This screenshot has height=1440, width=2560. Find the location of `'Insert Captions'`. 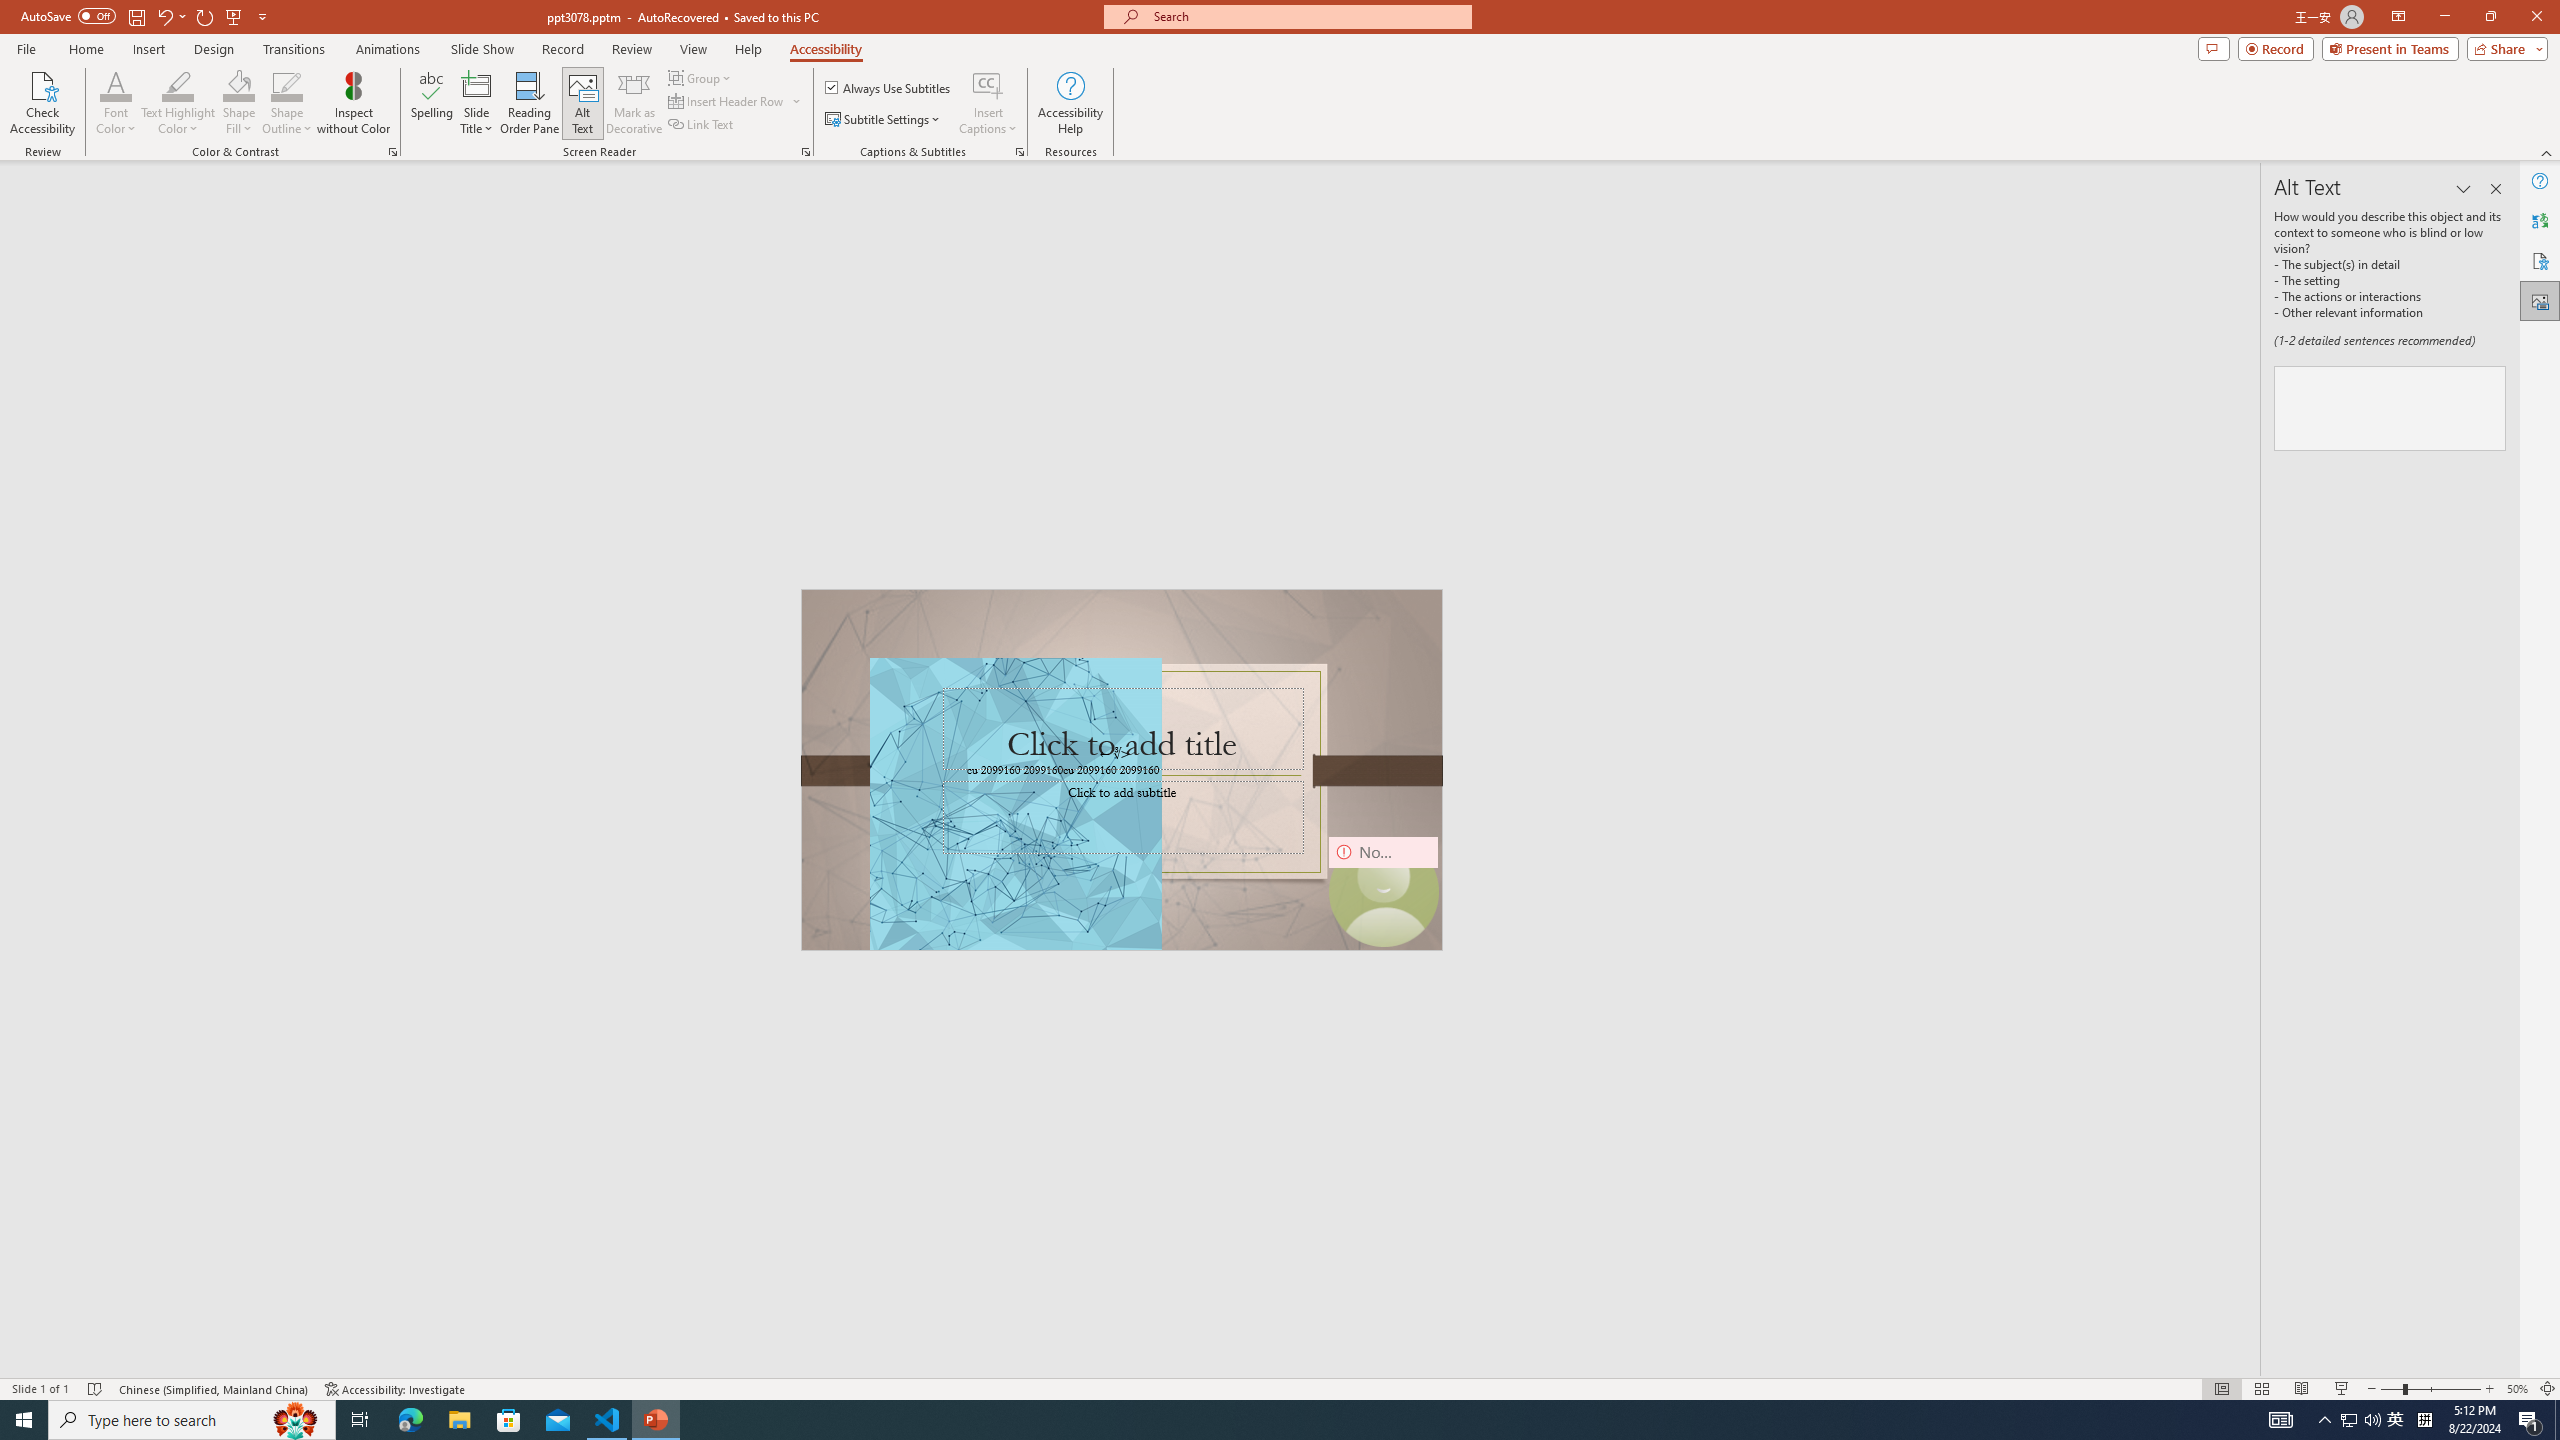

'Insert Captions' is located at coordinates (987, 103).